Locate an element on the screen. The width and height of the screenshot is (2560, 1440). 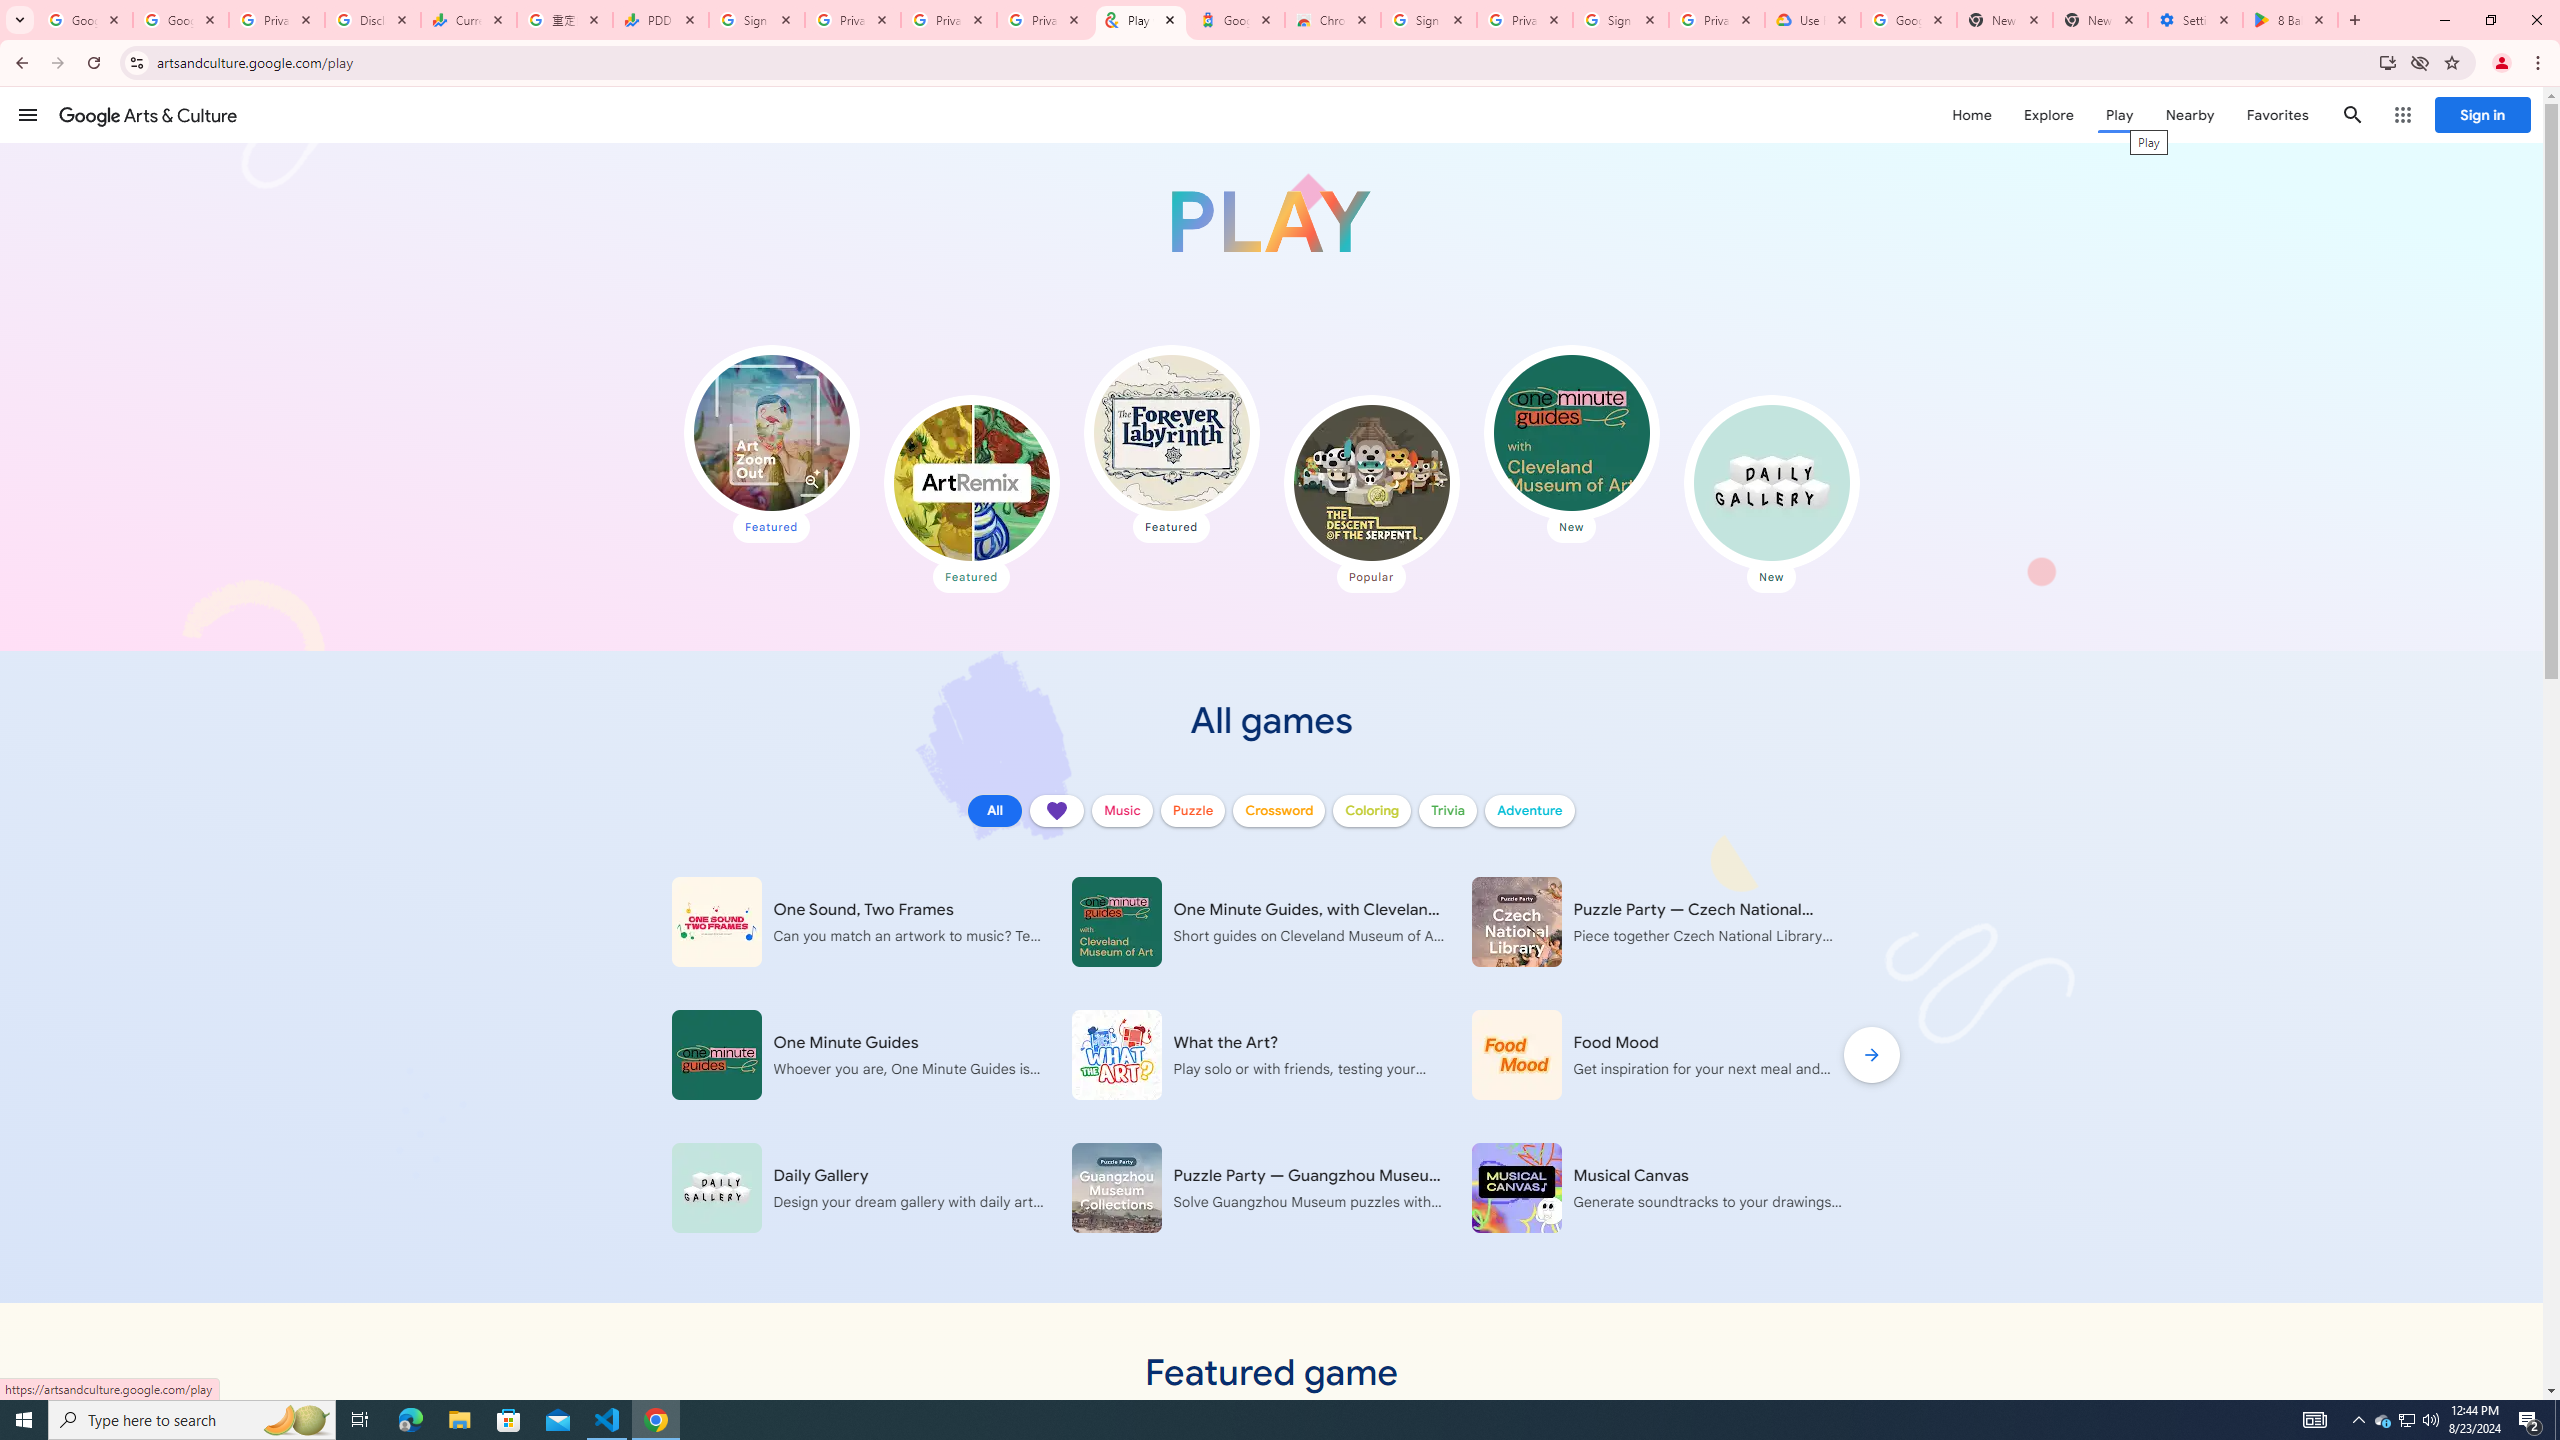
'Currencies - Google Finance' is located at coordinates (468, 19).